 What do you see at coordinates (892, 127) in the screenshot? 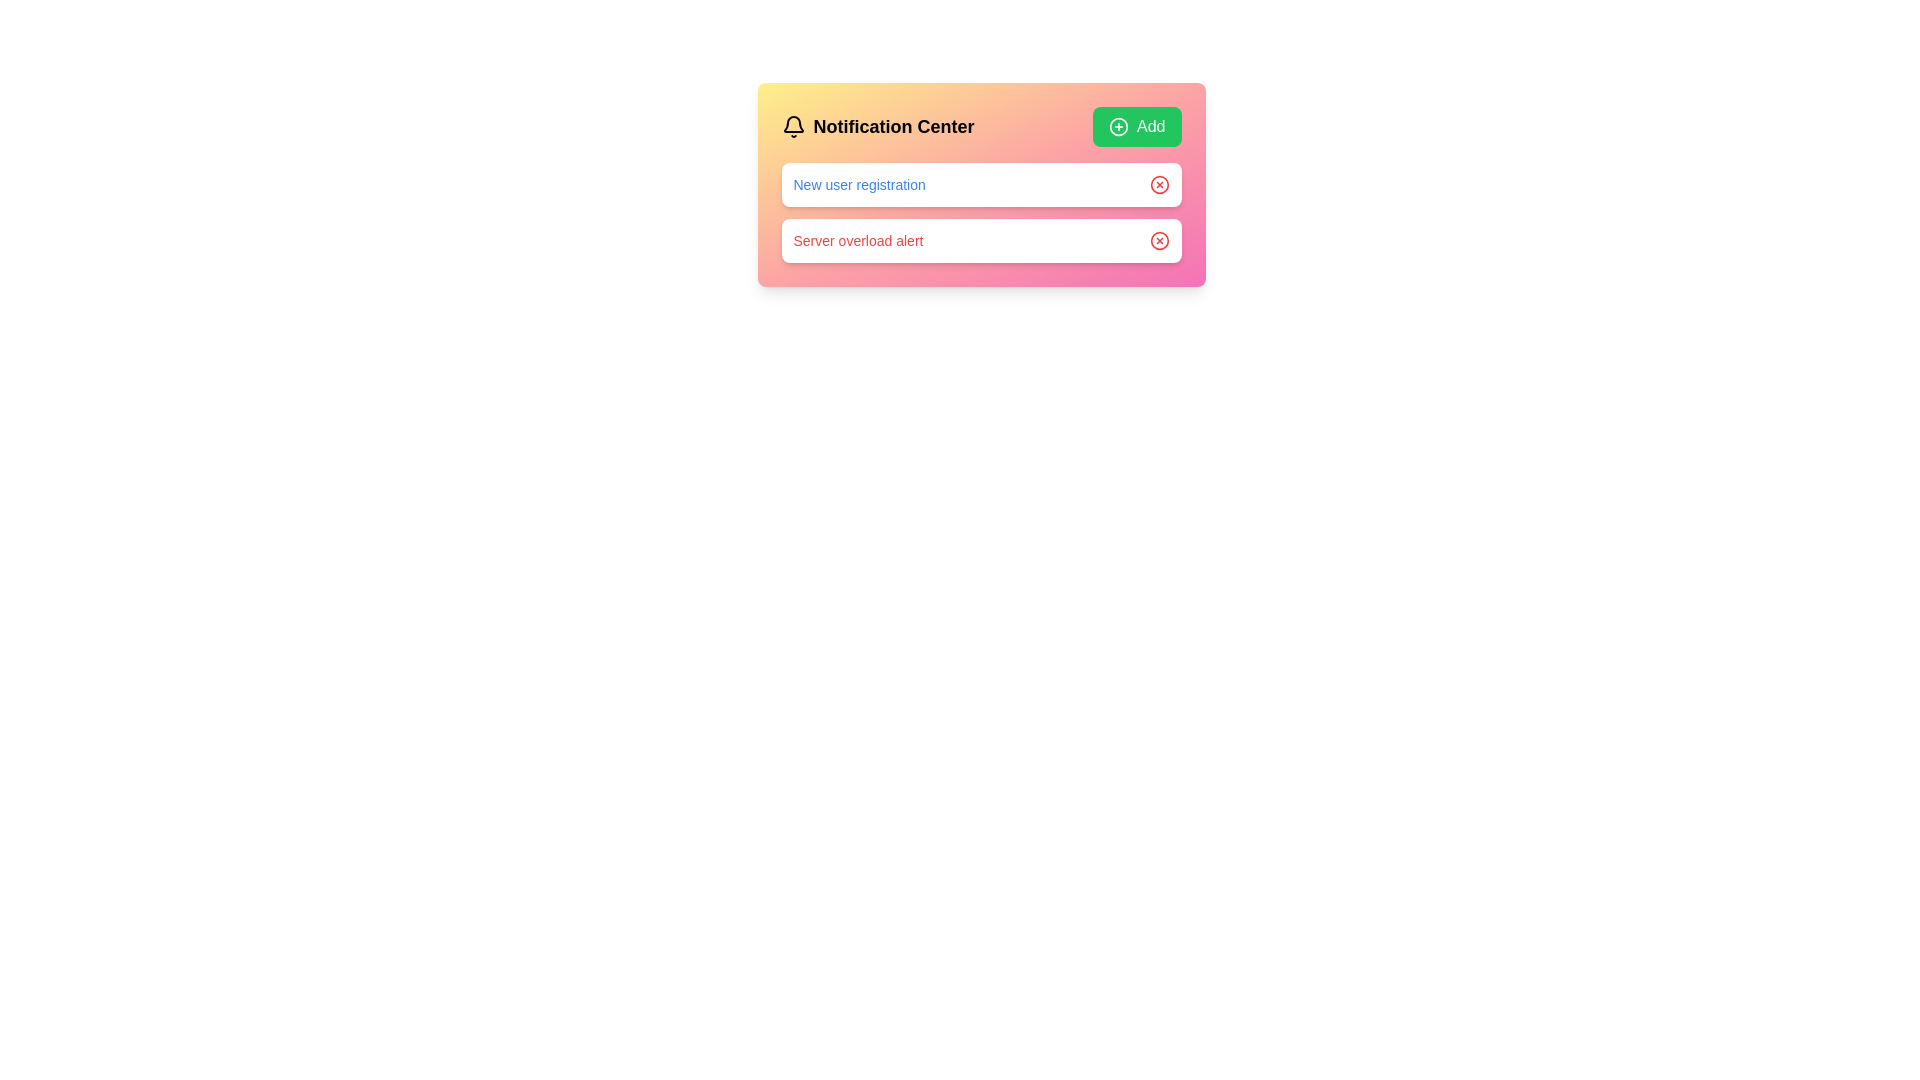
I see `the bold text label displaying 'Notification Center' in black, which is styled with a large font size and is located on a gradient background transitioning from yellow to pink` at bounding box center [892, 127].